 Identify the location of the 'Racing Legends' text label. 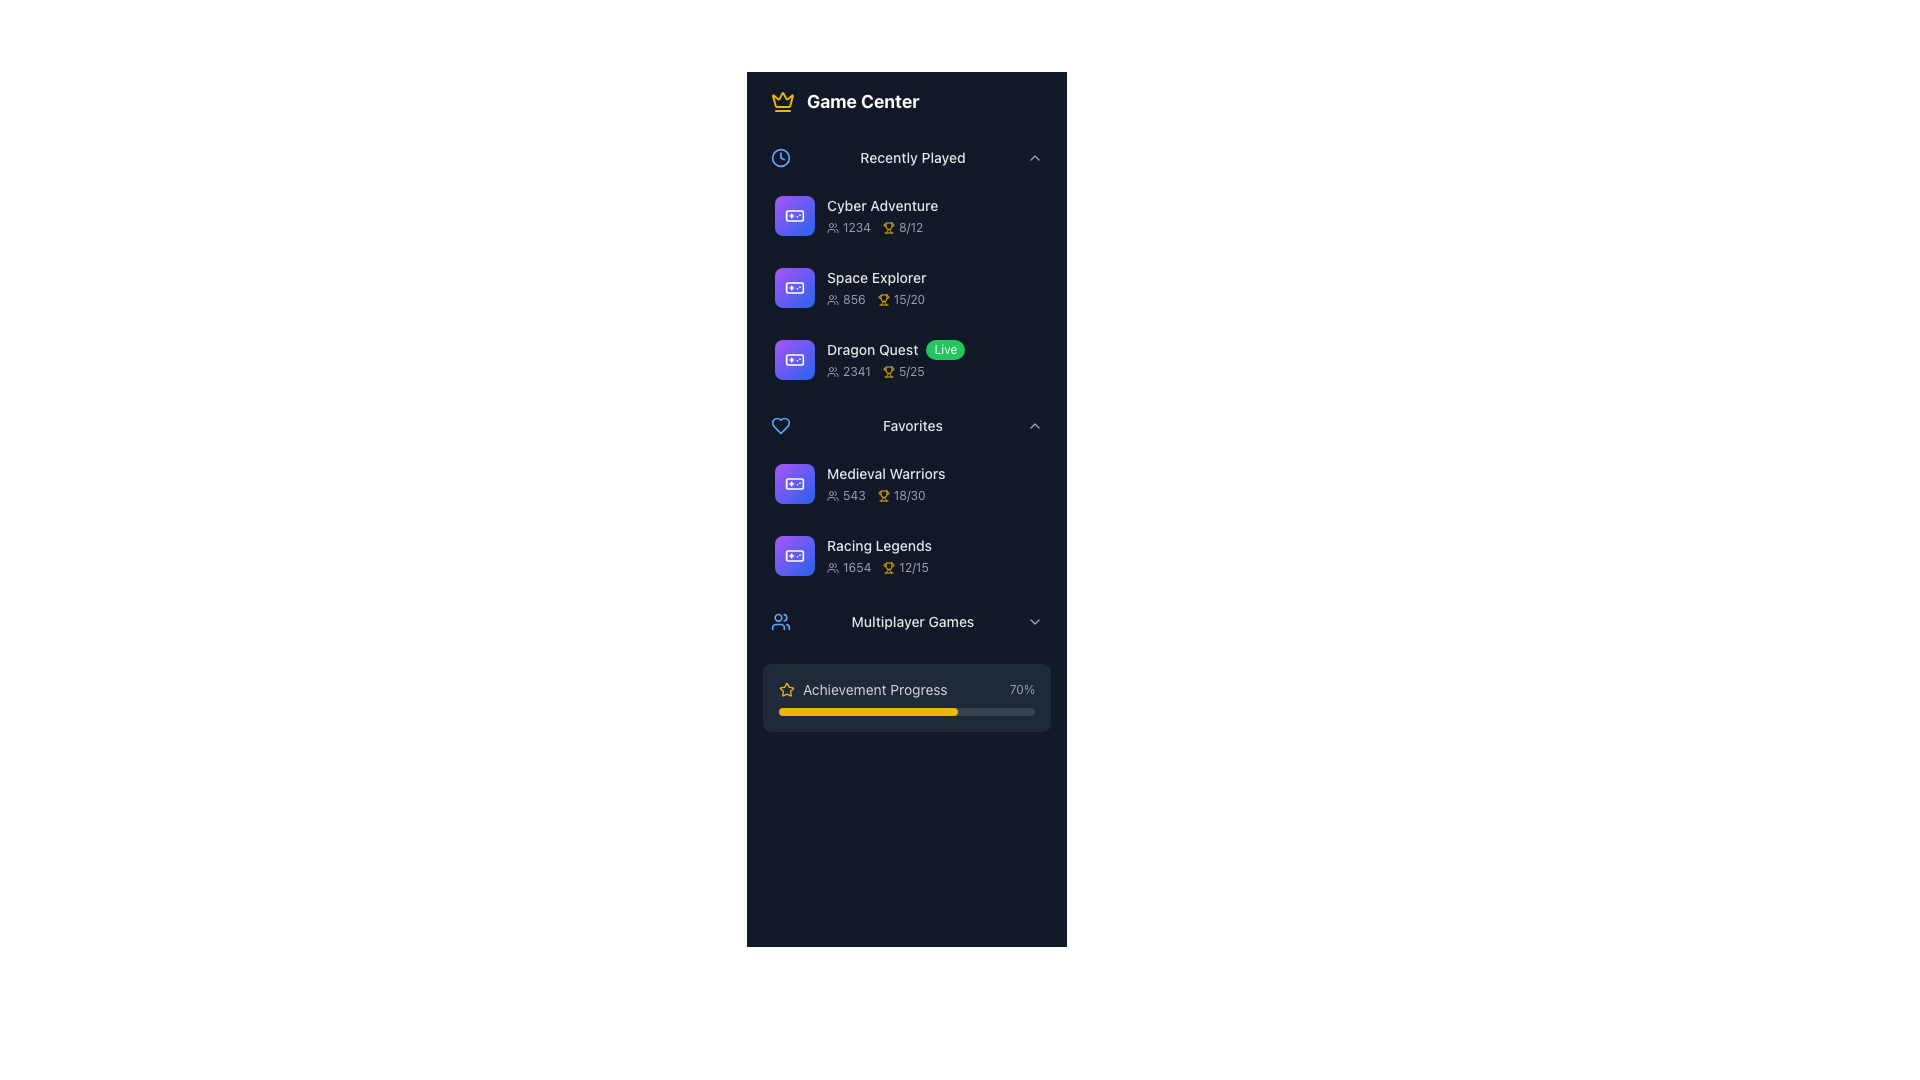
(879, 546).